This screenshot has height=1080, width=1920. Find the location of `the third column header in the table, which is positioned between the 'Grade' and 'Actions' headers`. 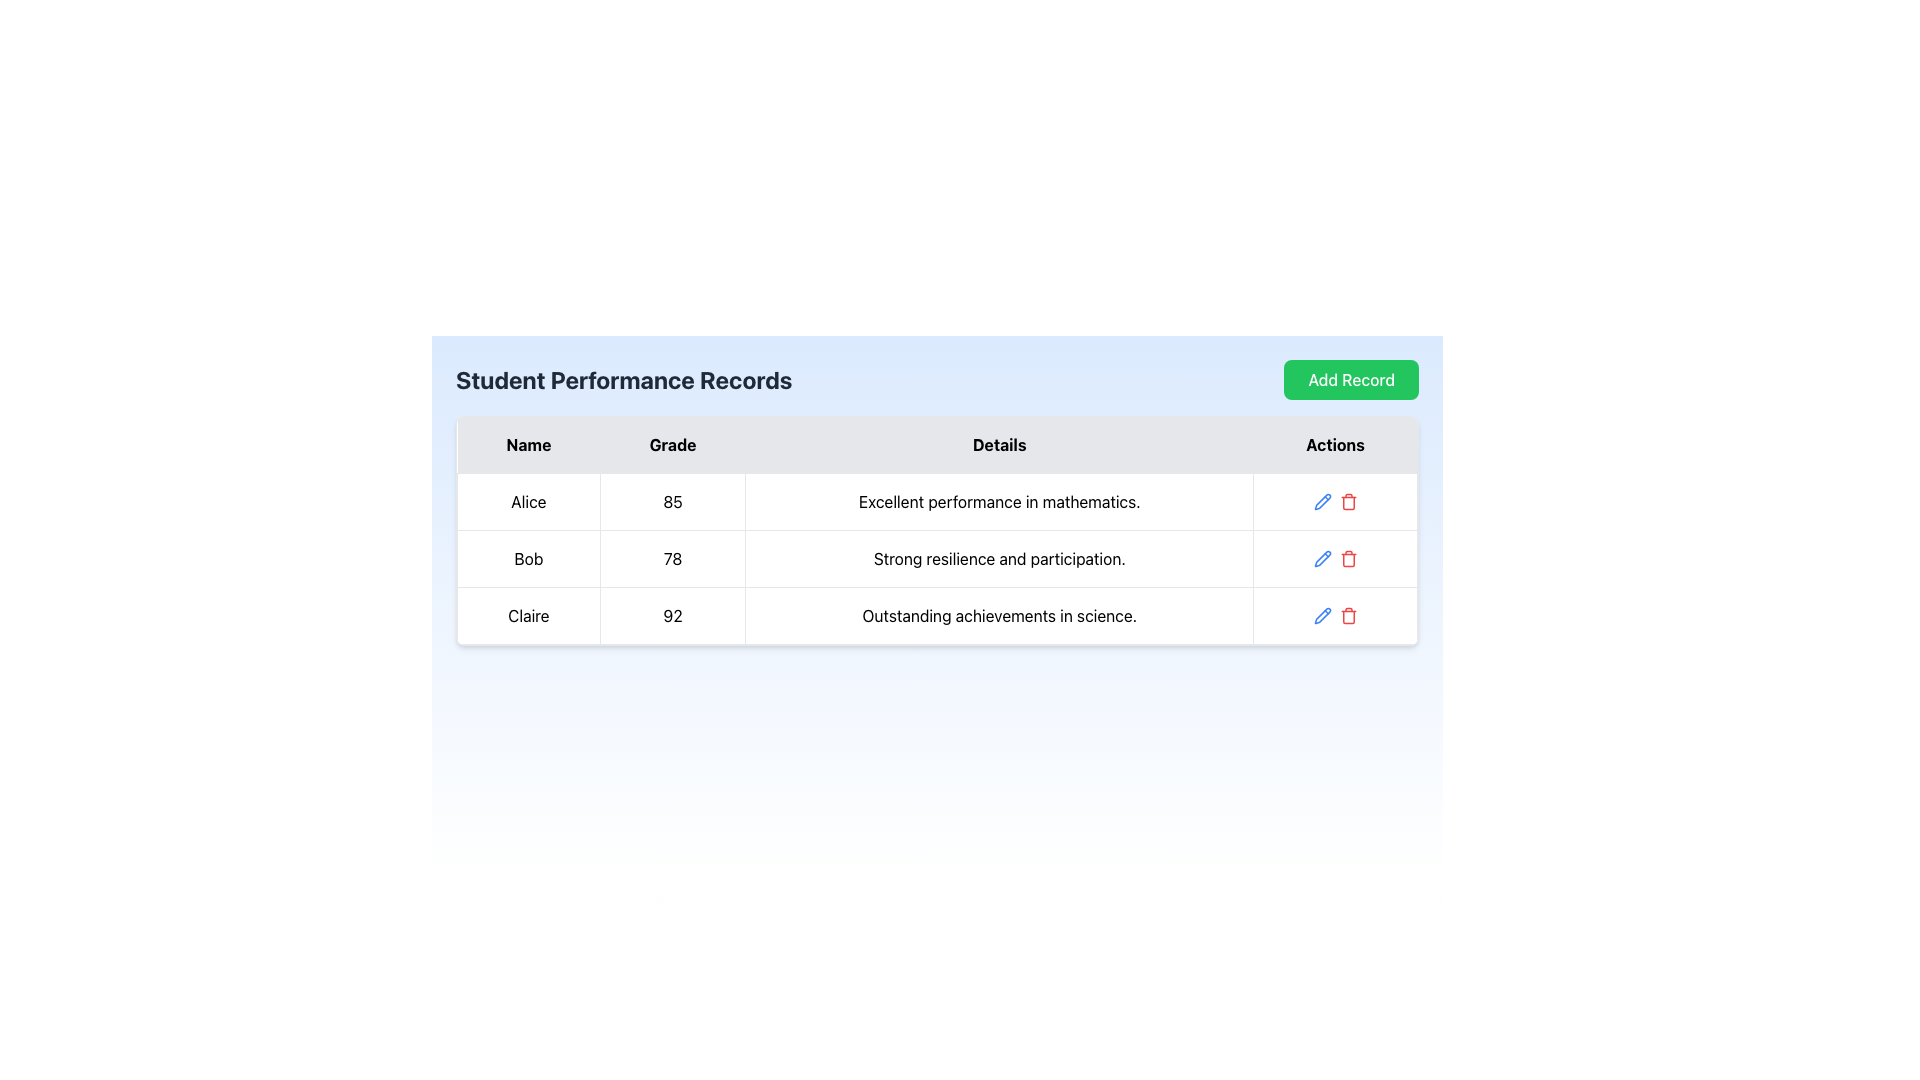

the third column header in the table, which is positioned between the 'Grade' and 'Actions' headers is located at coordinates (999, 444).